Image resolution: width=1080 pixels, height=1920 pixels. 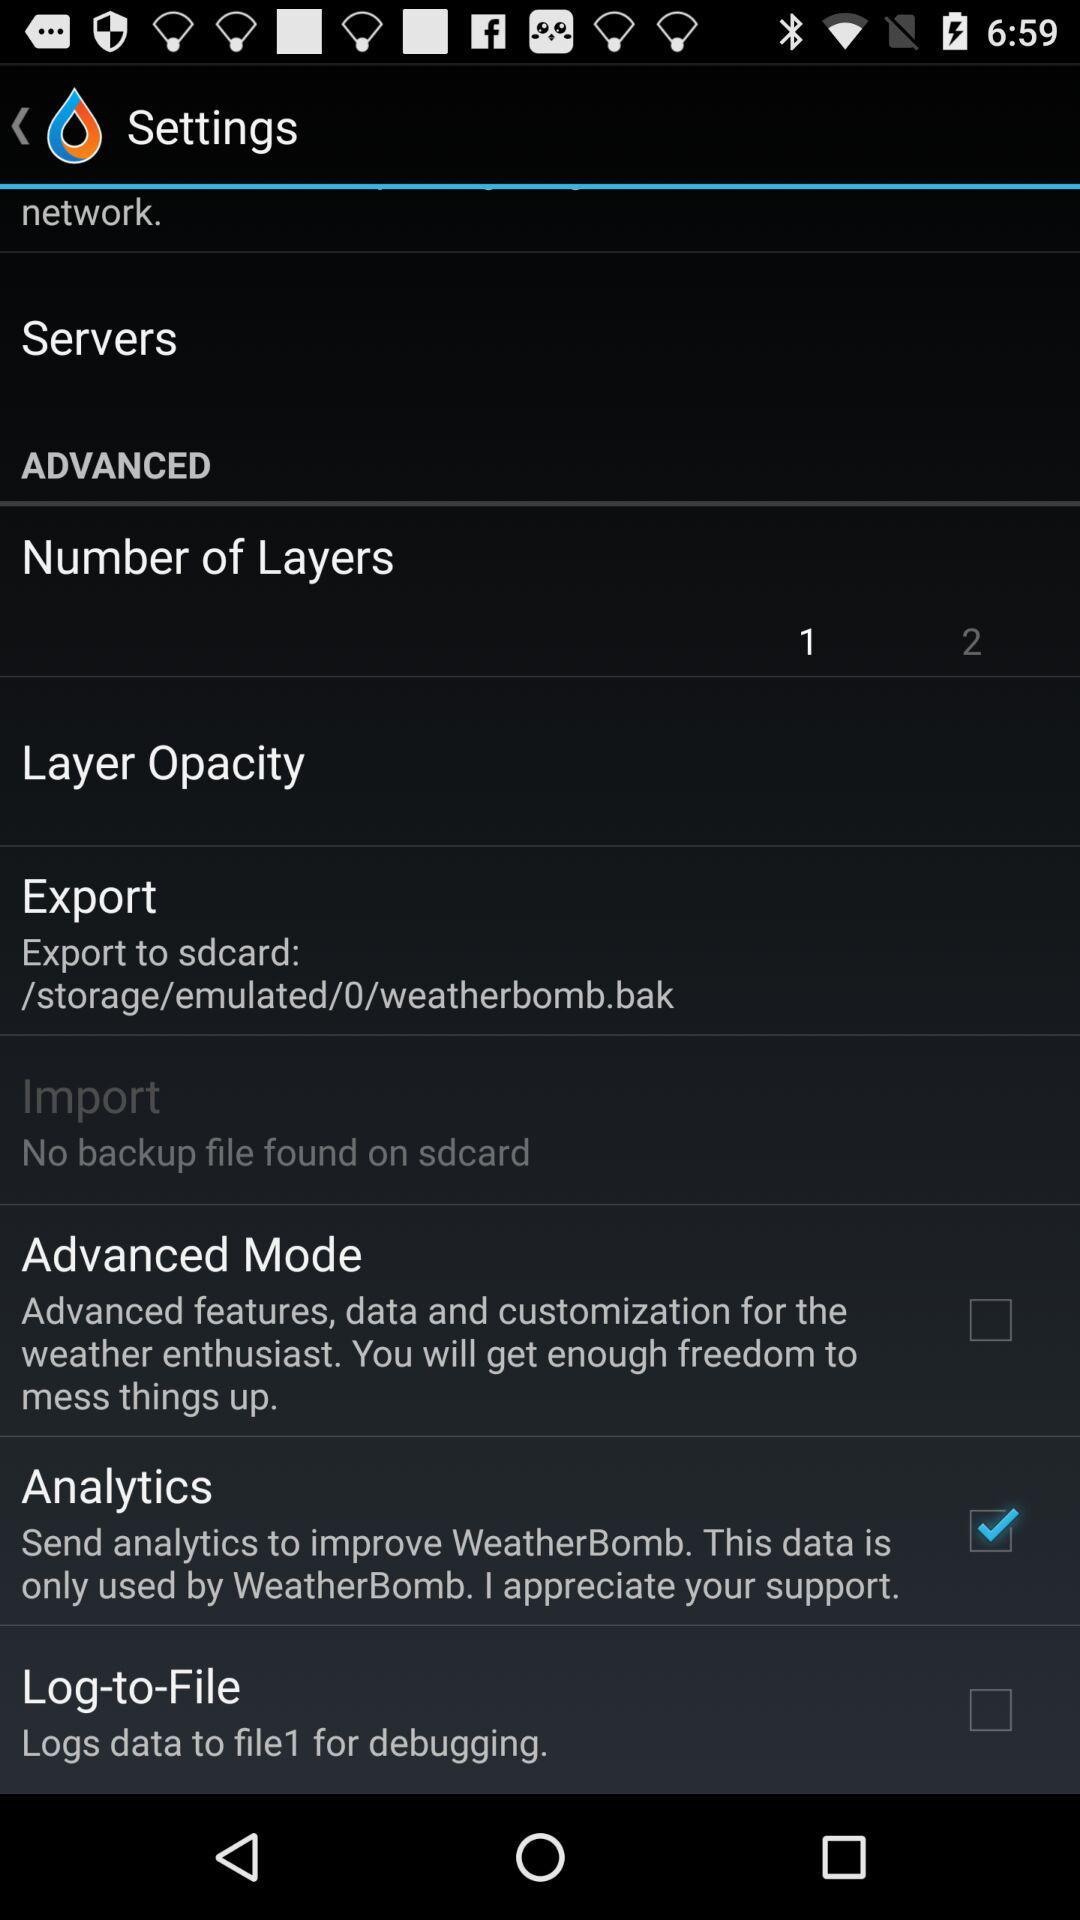 What do you see at coordinates (971, 640) in the screenshot?
I see `2` at bounding box center [971, 640].